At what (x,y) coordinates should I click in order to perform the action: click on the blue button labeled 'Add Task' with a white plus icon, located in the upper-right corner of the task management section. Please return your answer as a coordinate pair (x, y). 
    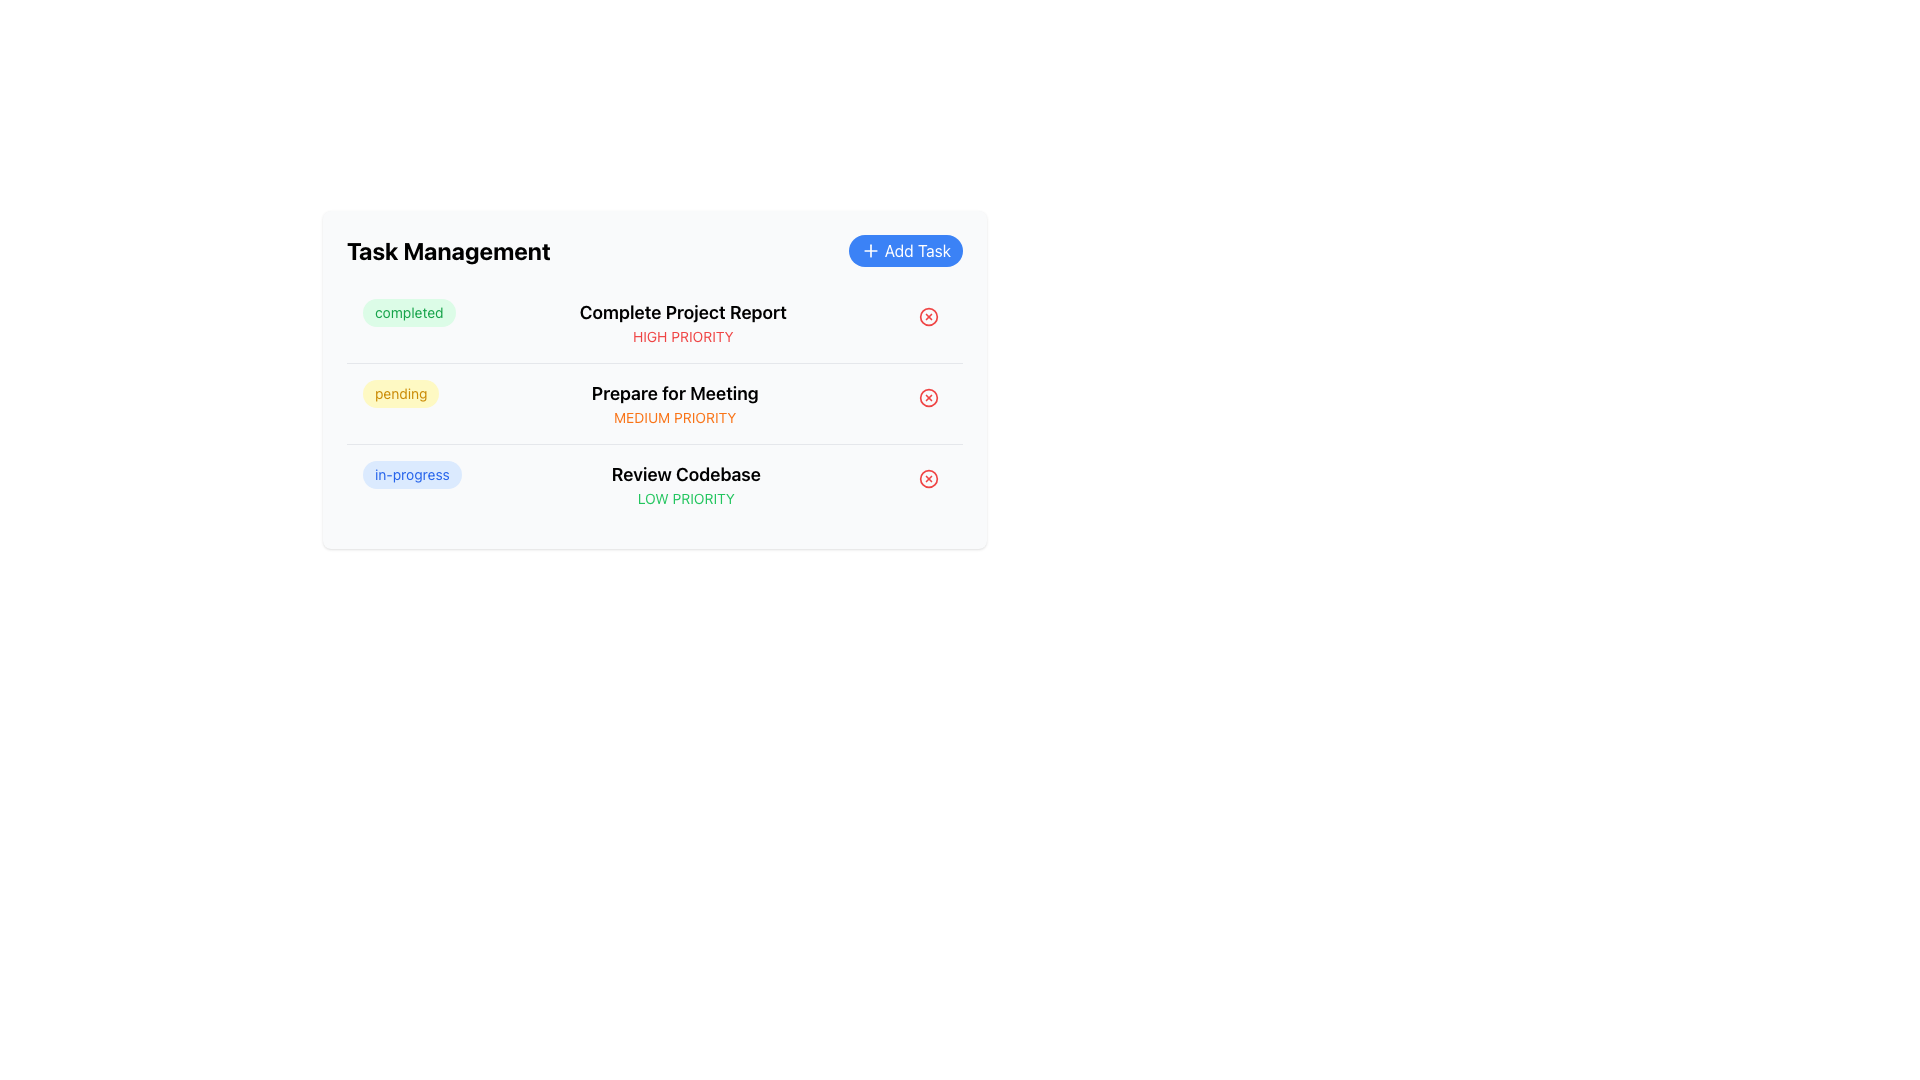
    Looking at the image, I should click on (904, 249).